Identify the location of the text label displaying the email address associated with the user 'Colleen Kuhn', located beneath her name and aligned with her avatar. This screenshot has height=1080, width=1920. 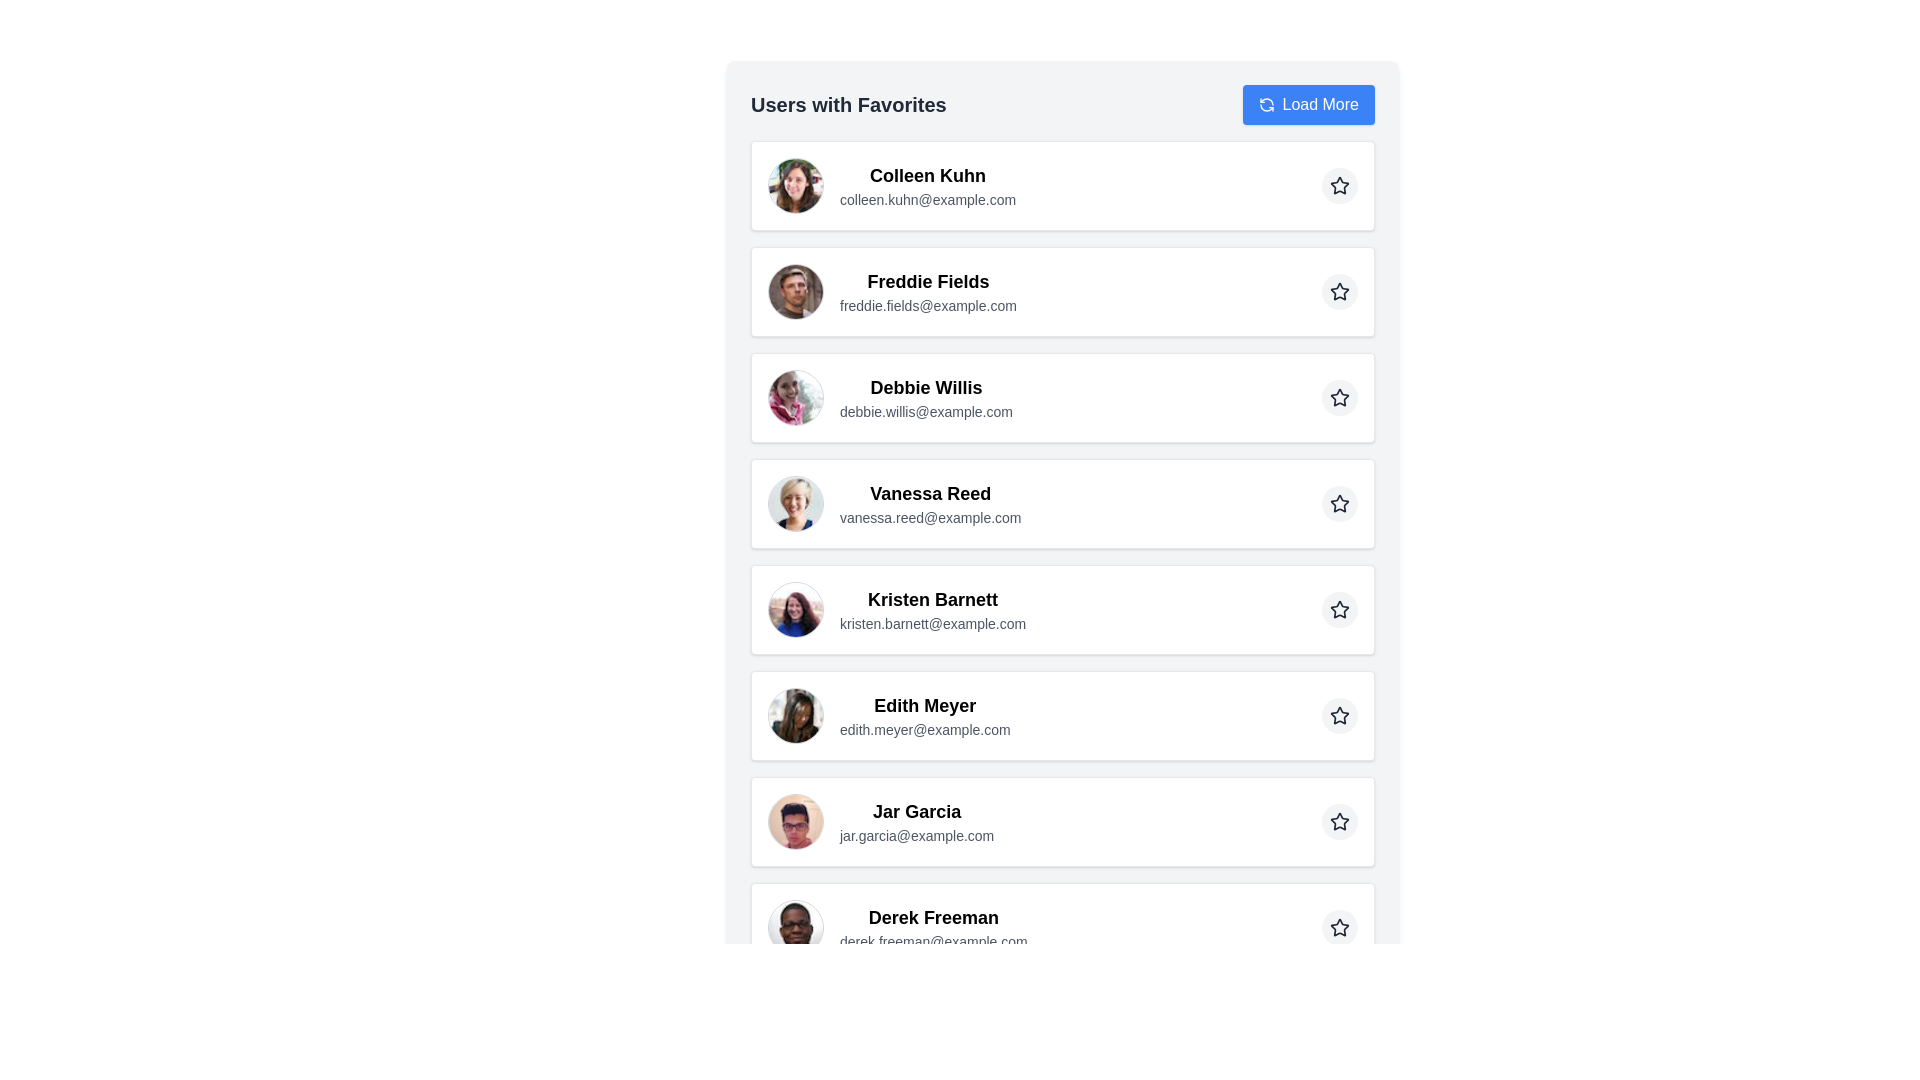
(927, 200).